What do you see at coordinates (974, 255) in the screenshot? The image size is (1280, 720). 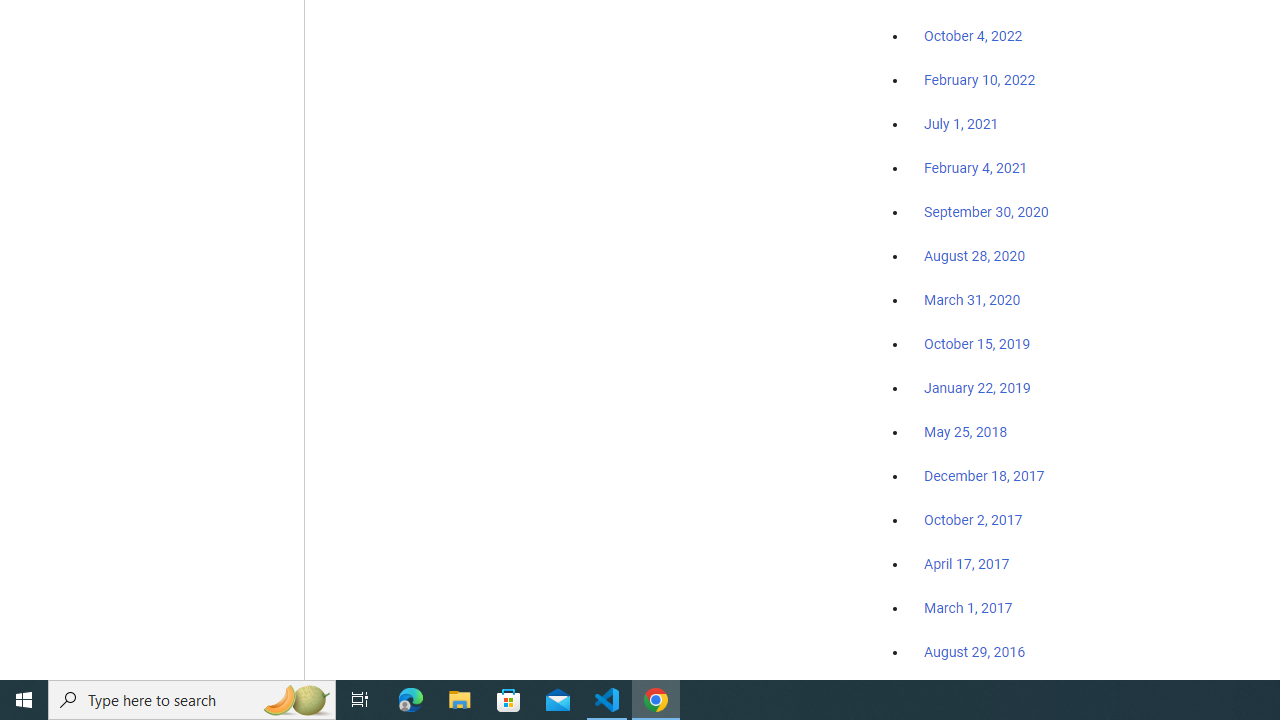 I see `'August 28, 2020'` at bounding box center [974, 255].